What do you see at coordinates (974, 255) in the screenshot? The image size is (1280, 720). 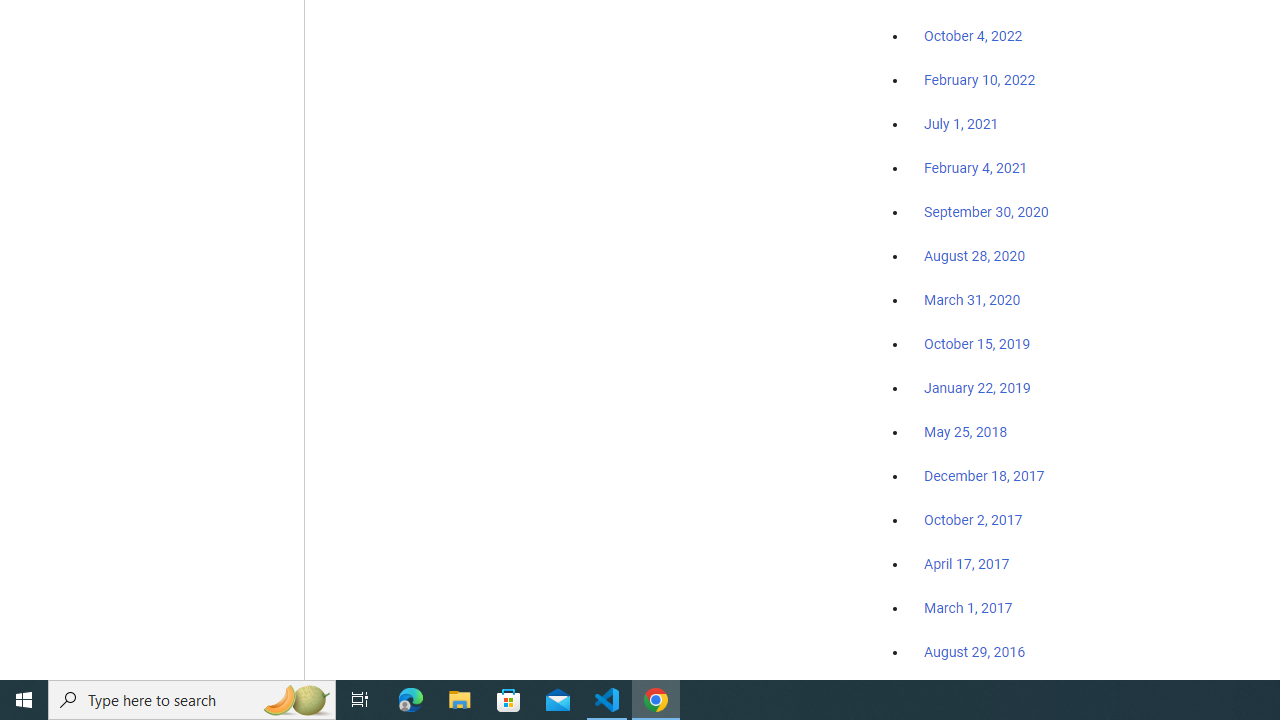 I see `'August 28, 2020'` at bounding box center [974, 255].